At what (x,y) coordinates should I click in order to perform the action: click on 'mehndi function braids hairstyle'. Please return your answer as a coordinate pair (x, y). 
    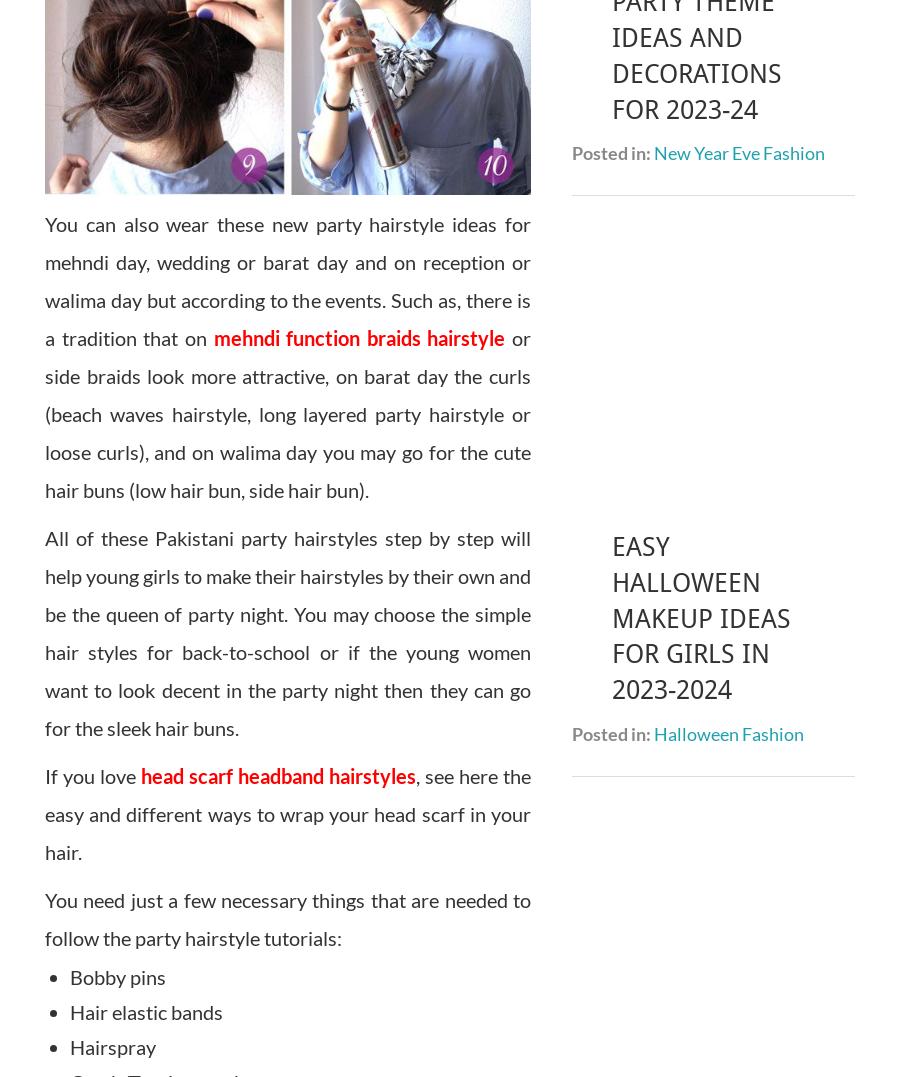
    Looking at the image, I should click on (213, 336).